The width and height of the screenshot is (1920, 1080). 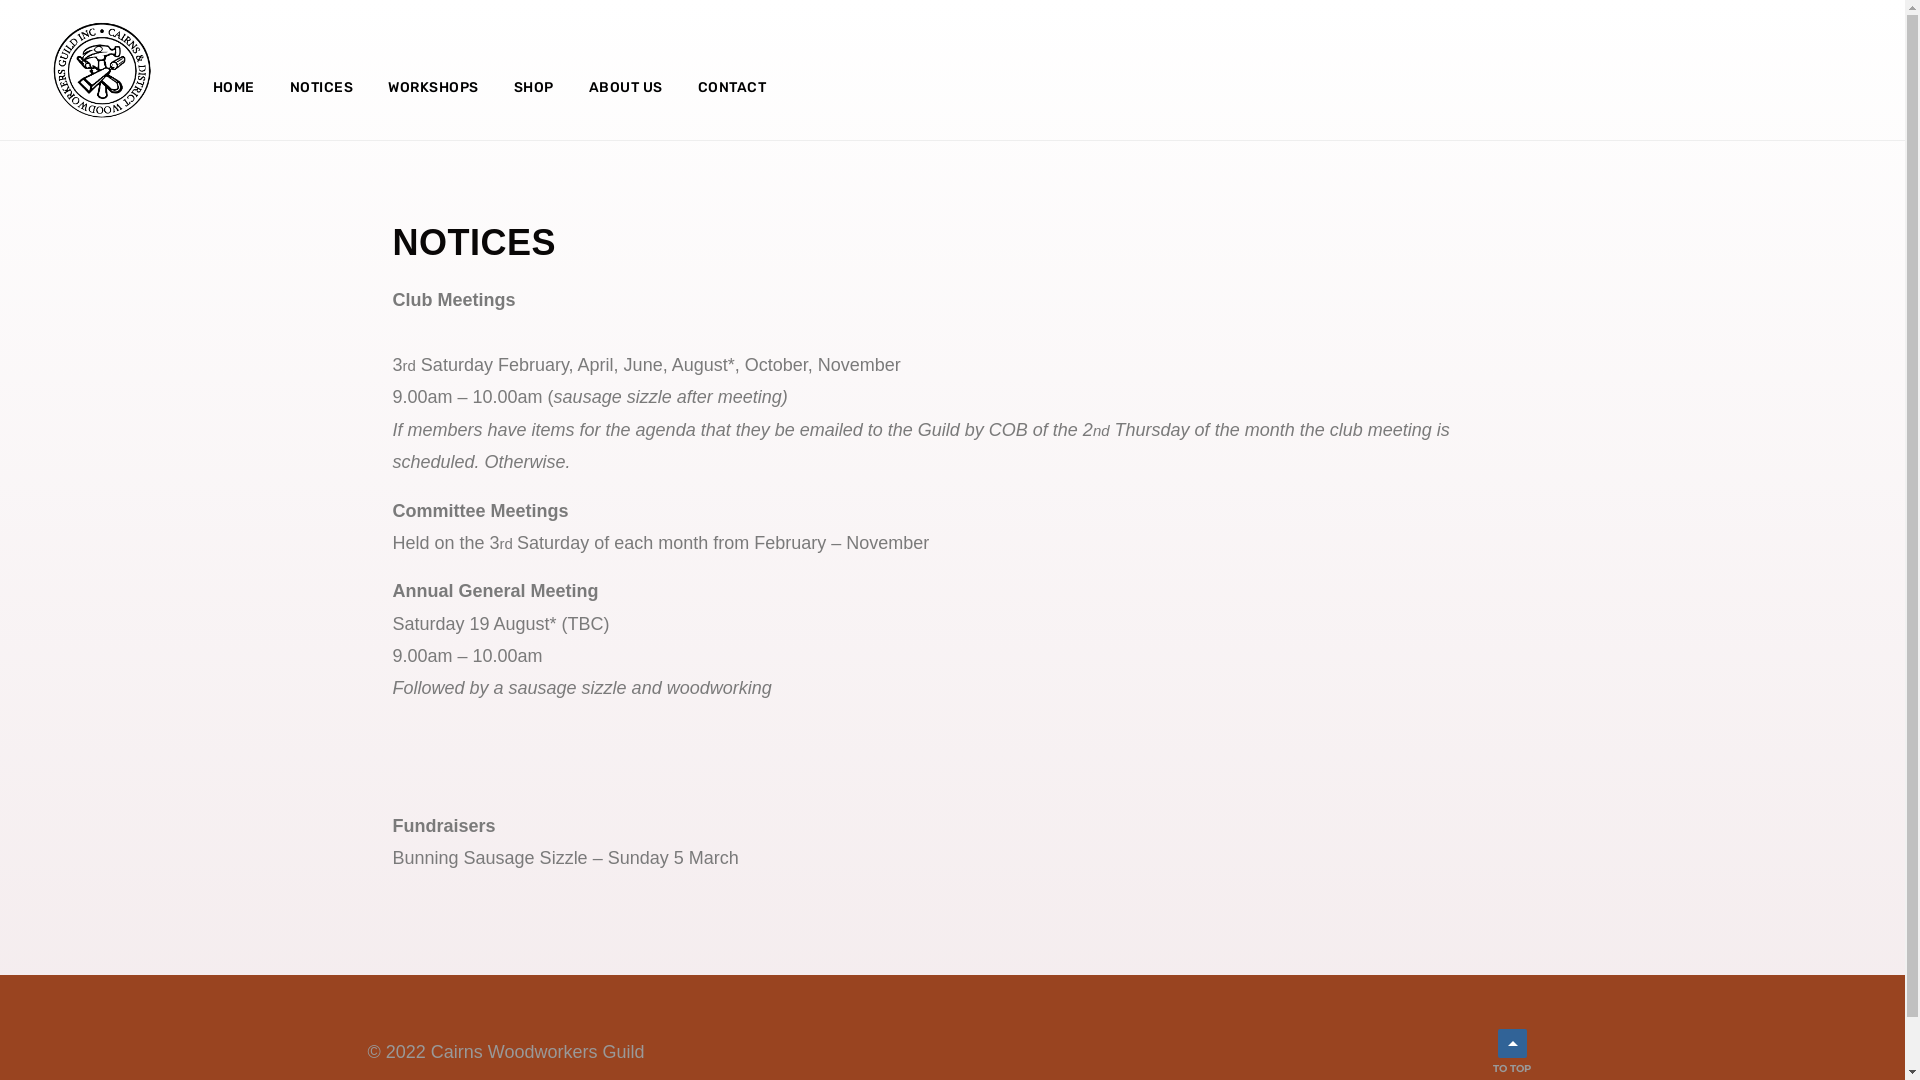 I want to click on 'CONTACT', so click(x=731, y=87).